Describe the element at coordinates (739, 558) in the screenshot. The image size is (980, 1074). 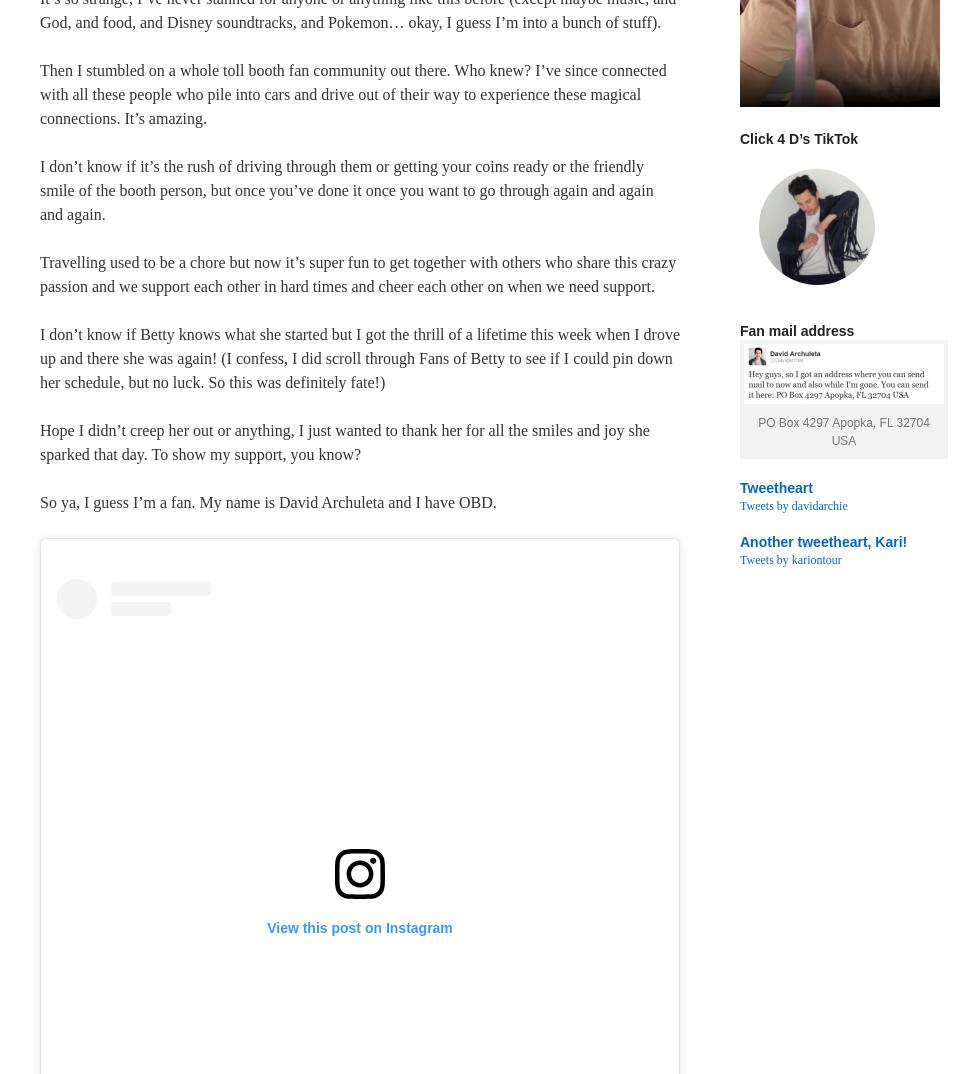
I see `'Tweets by kariontour'` at that location.